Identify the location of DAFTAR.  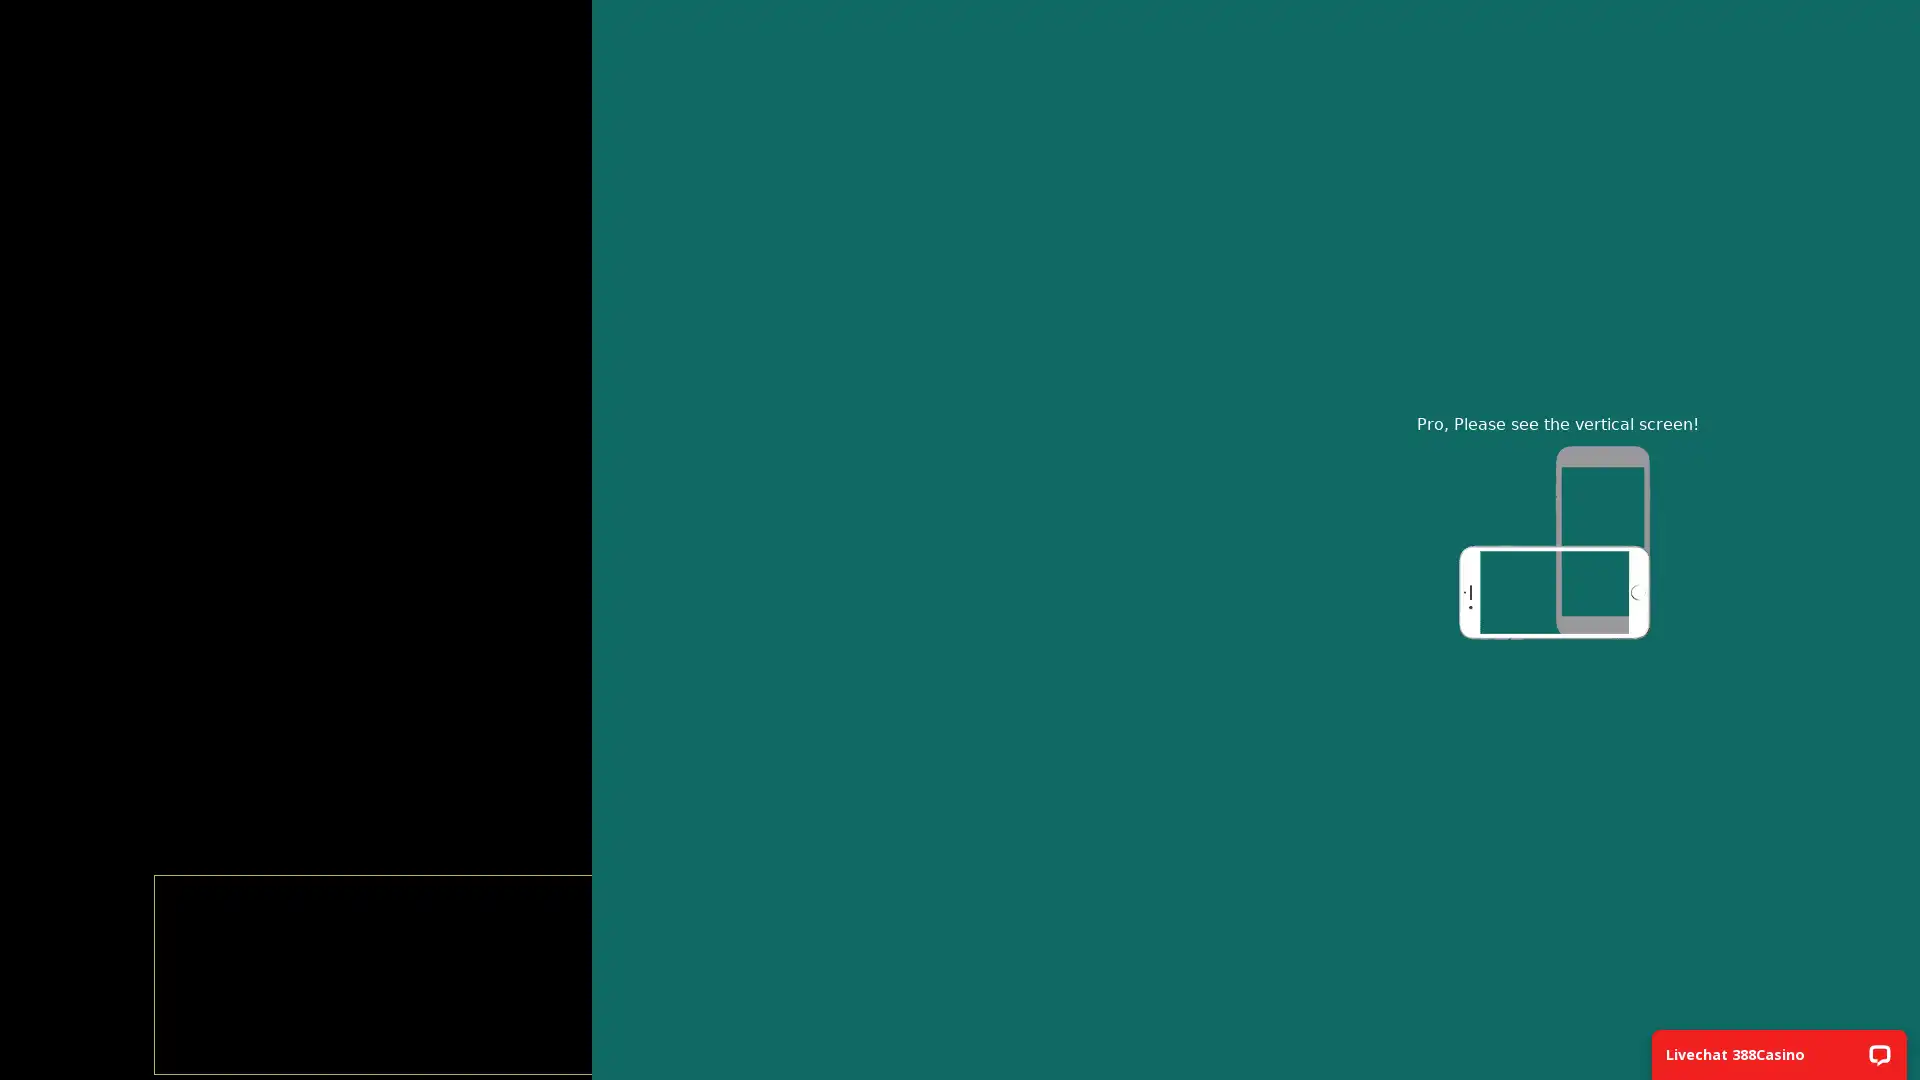
(958, 445).